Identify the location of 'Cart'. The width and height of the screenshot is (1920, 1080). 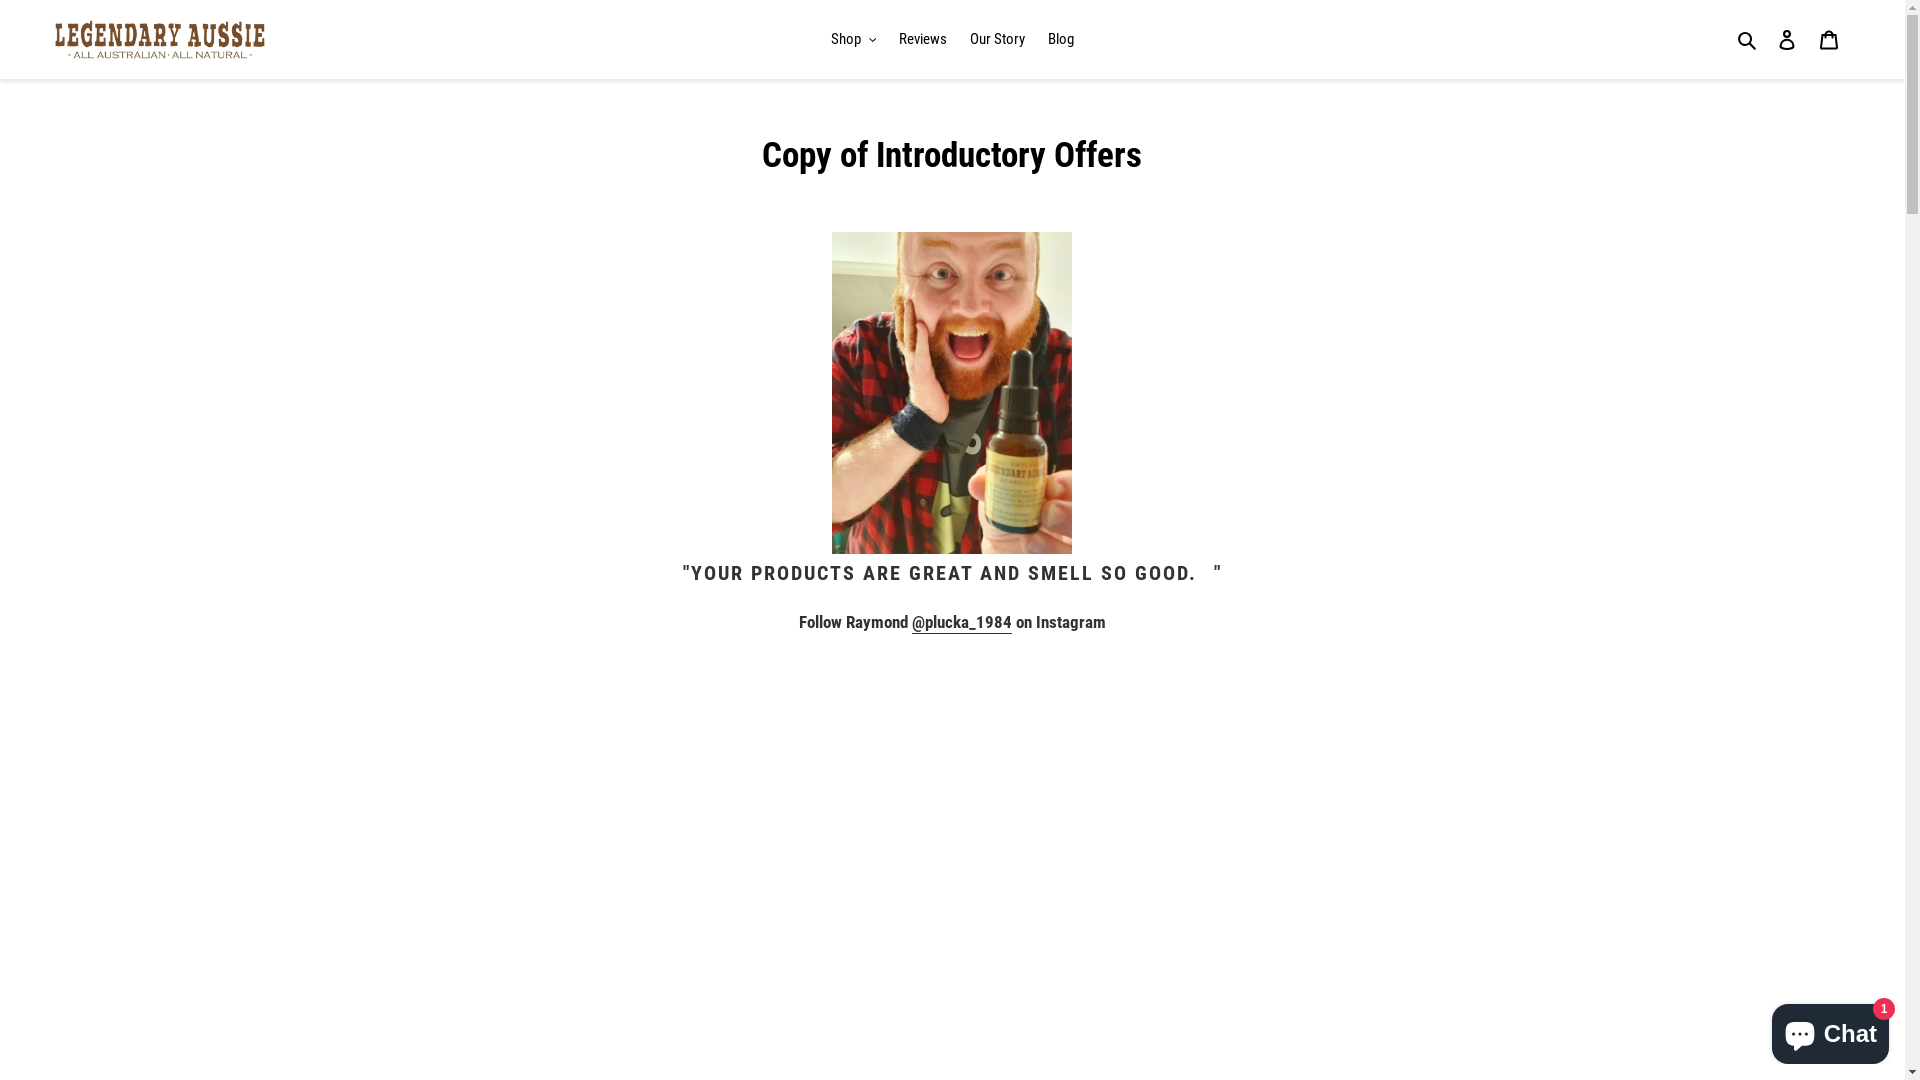
(1828, 39).